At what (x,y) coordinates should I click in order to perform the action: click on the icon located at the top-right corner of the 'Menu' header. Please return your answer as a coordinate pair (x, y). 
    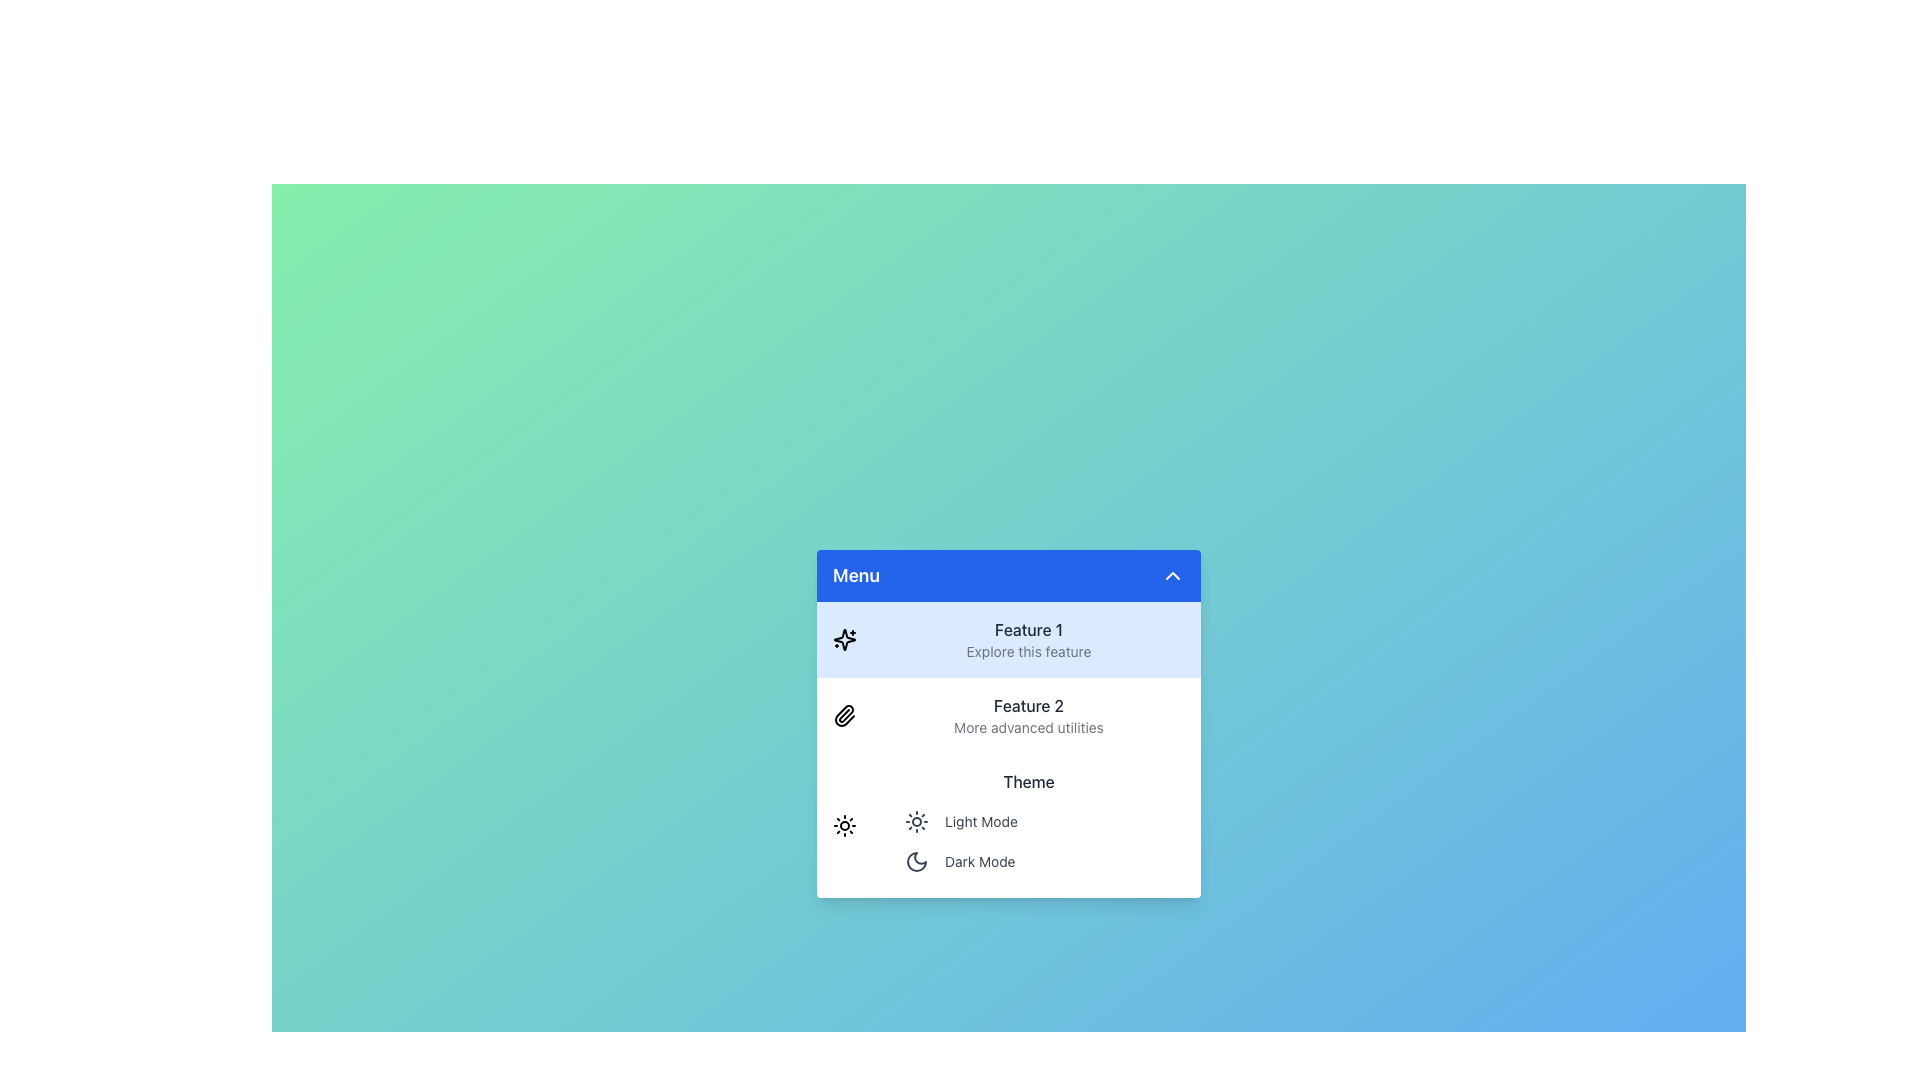
    Looking at the image, I should click on (1172, 575).